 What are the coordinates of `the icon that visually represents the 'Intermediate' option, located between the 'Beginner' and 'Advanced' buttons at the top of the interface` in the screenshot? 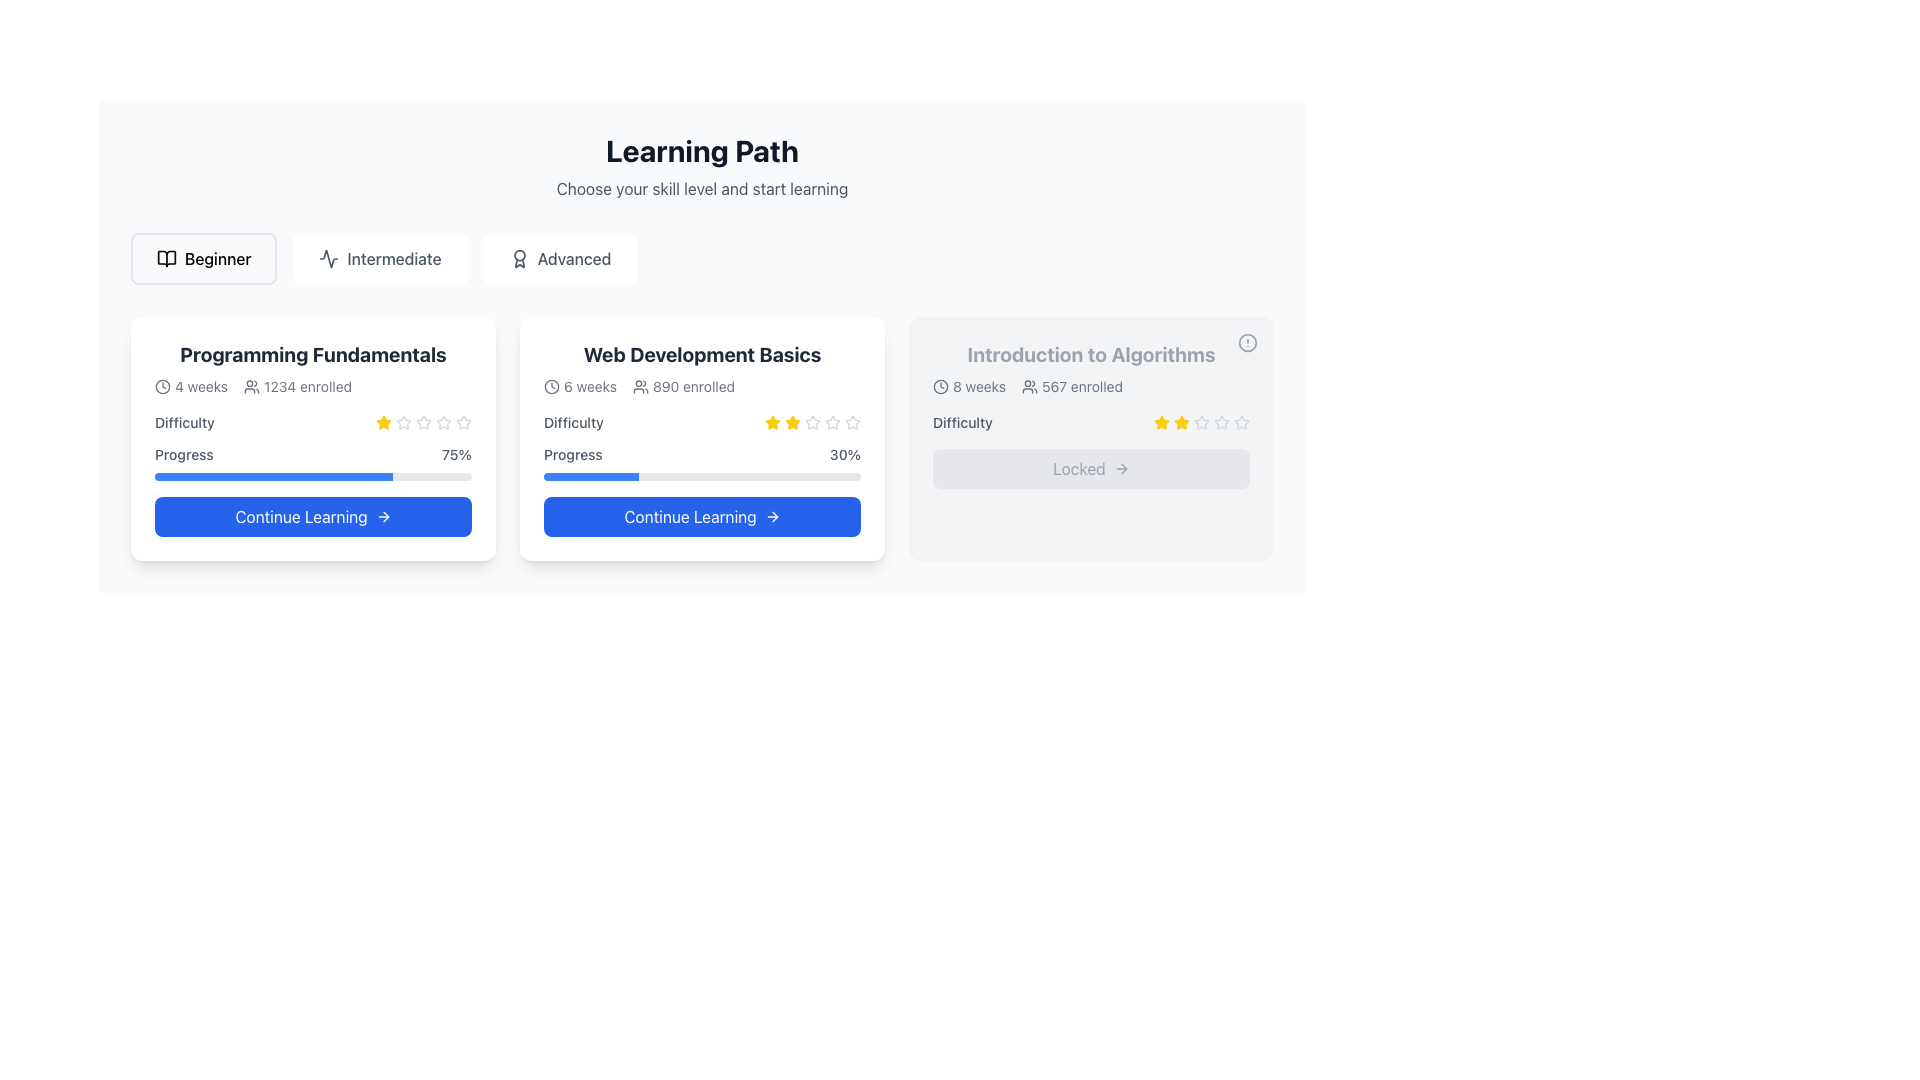 It's located at (329, 257).